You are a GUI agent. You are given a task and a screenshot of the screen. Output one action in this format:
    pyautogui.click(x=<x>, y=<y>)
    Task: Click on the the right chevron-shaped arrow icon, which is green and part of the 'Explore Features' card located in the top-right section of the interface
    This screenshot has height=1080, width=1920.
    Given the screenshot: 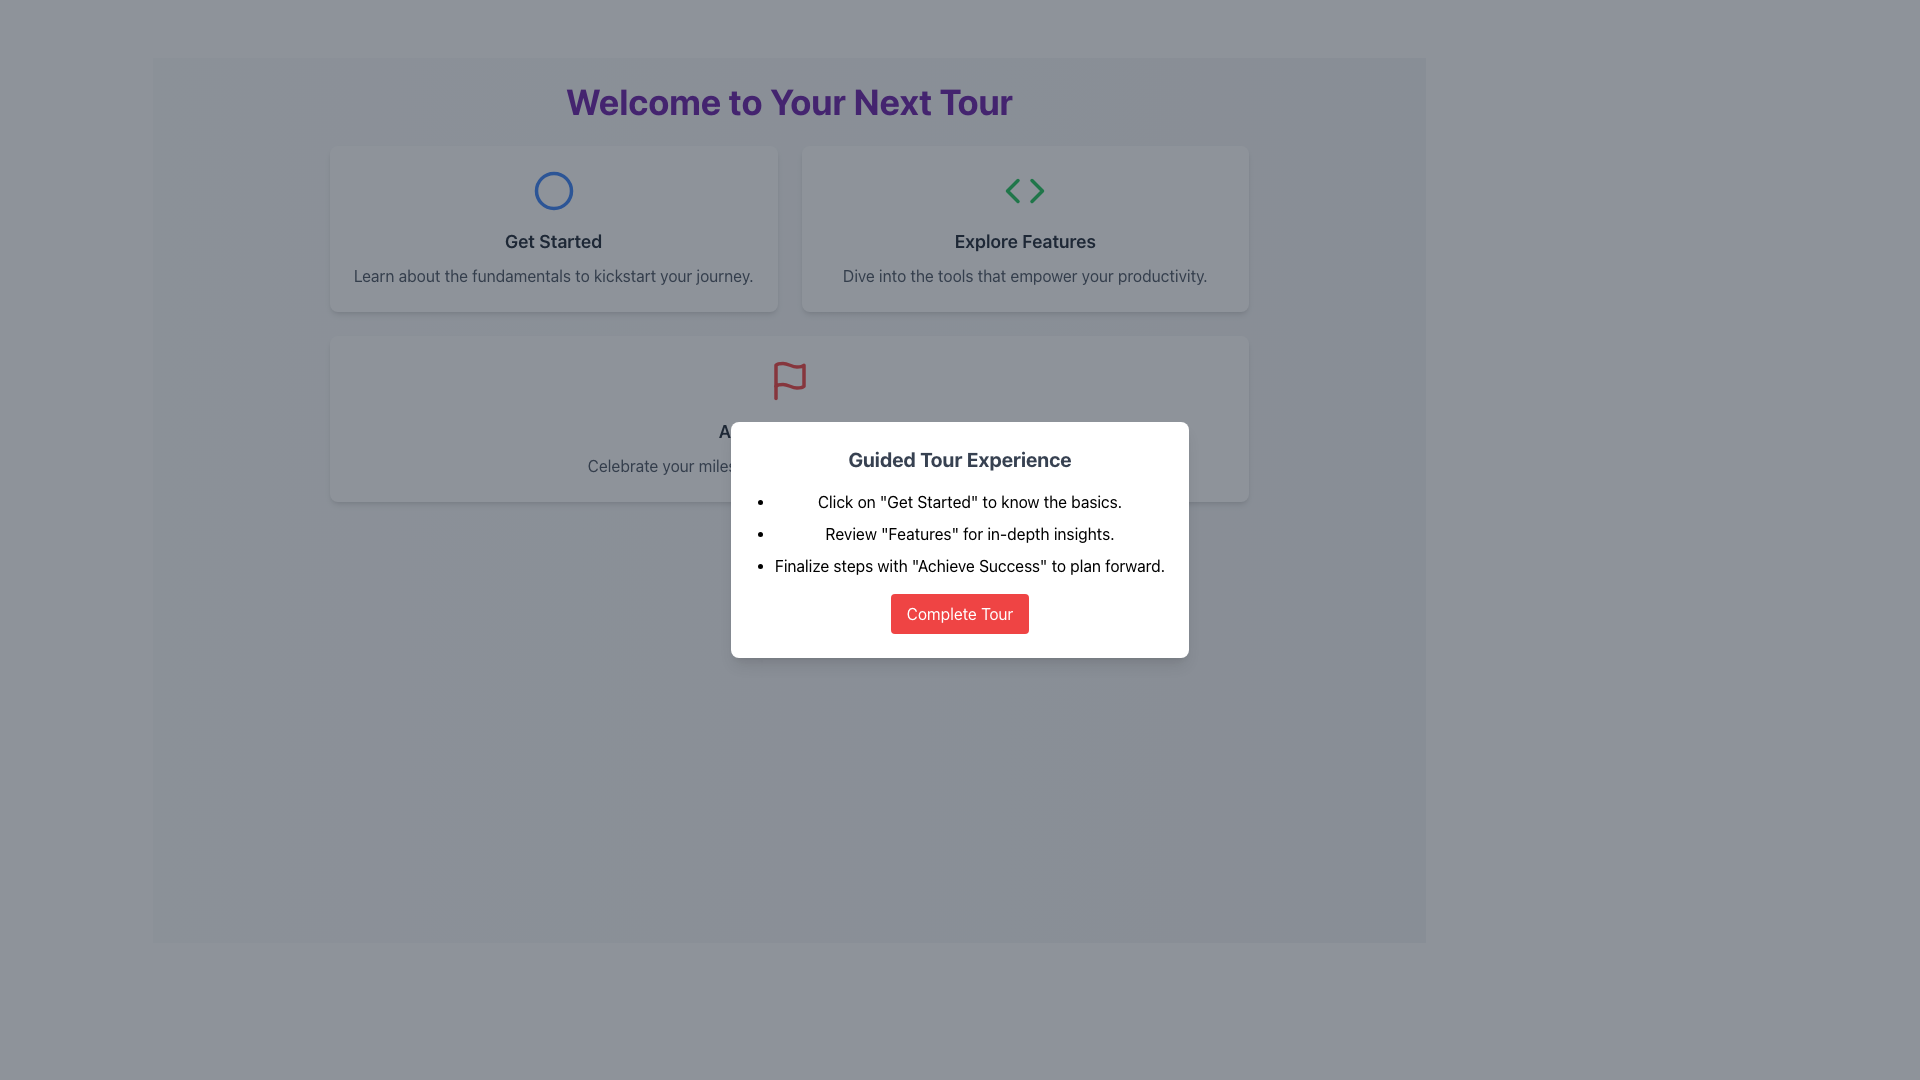 What is the action you would take?
    pyautogui.click(x=1037, y=191)
    